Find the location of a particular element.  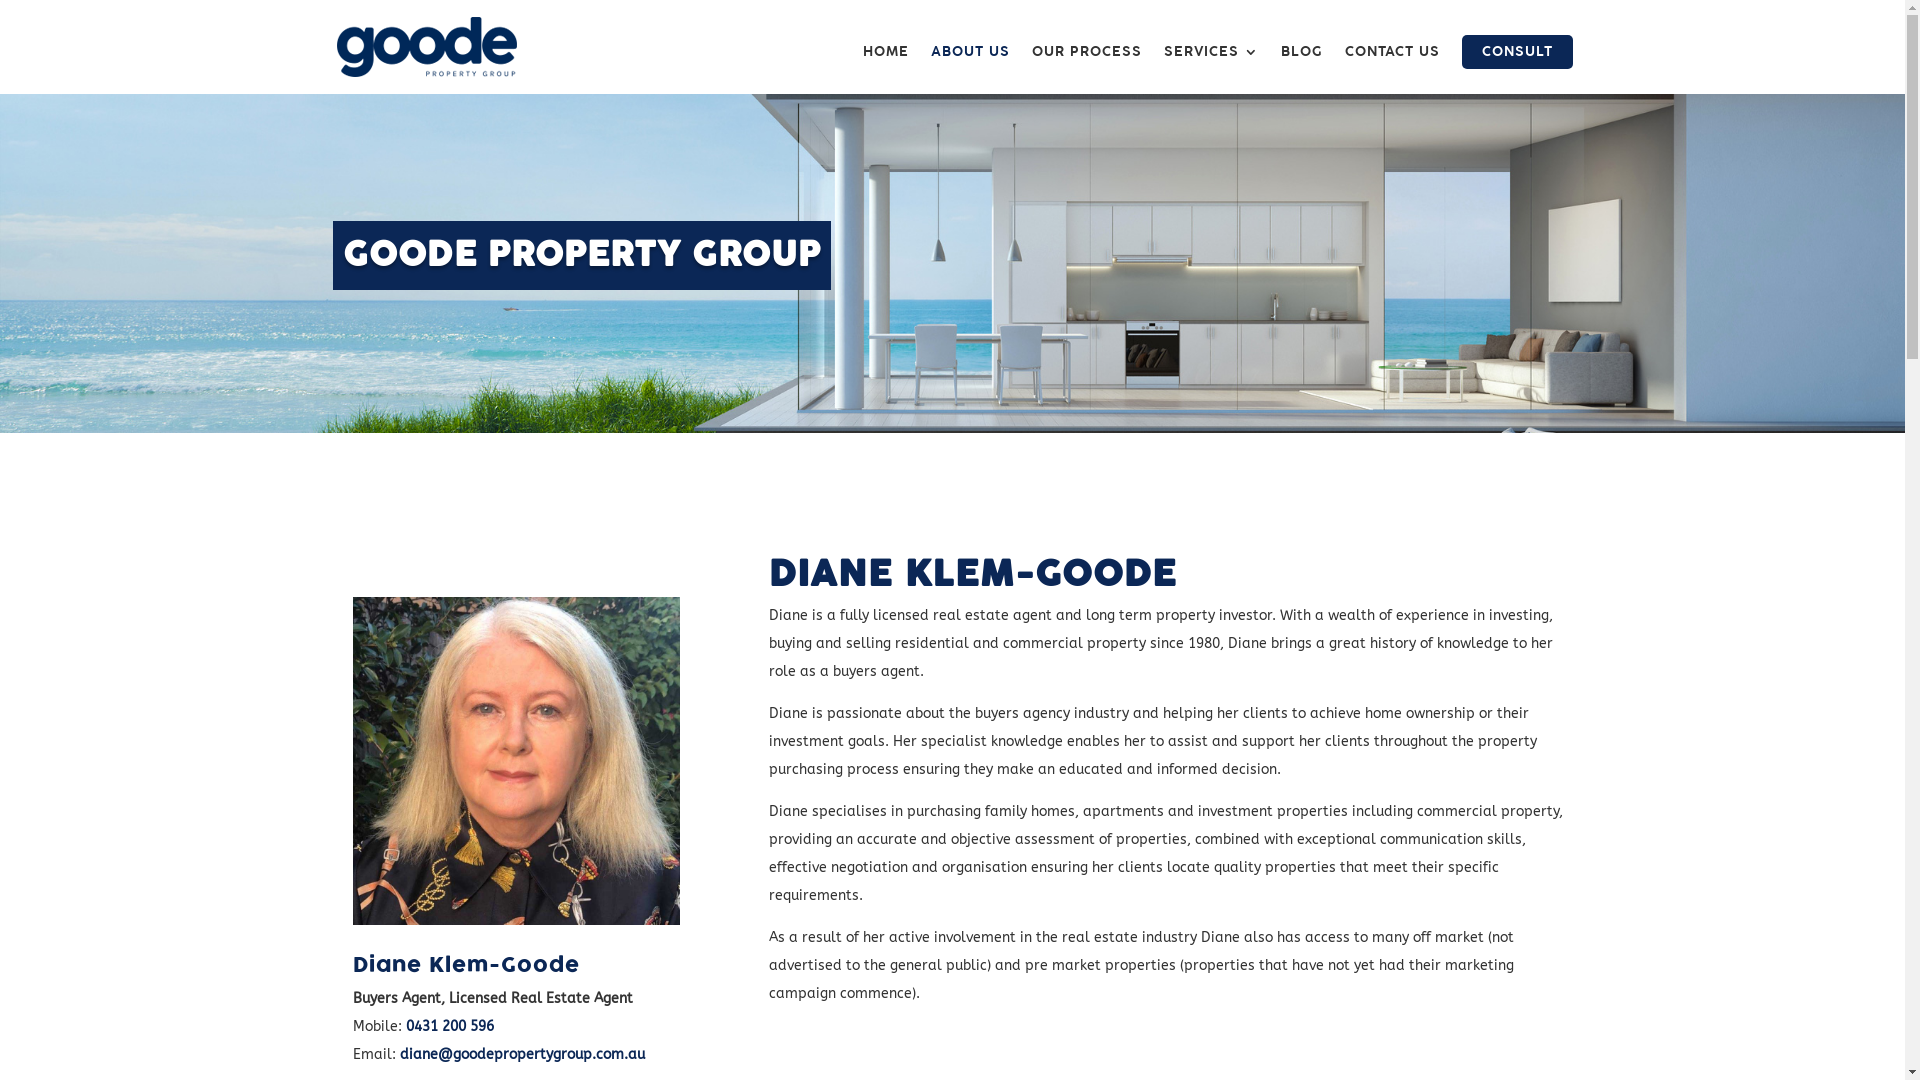

'0431 200 596' is located at coordinates (449, 1026).